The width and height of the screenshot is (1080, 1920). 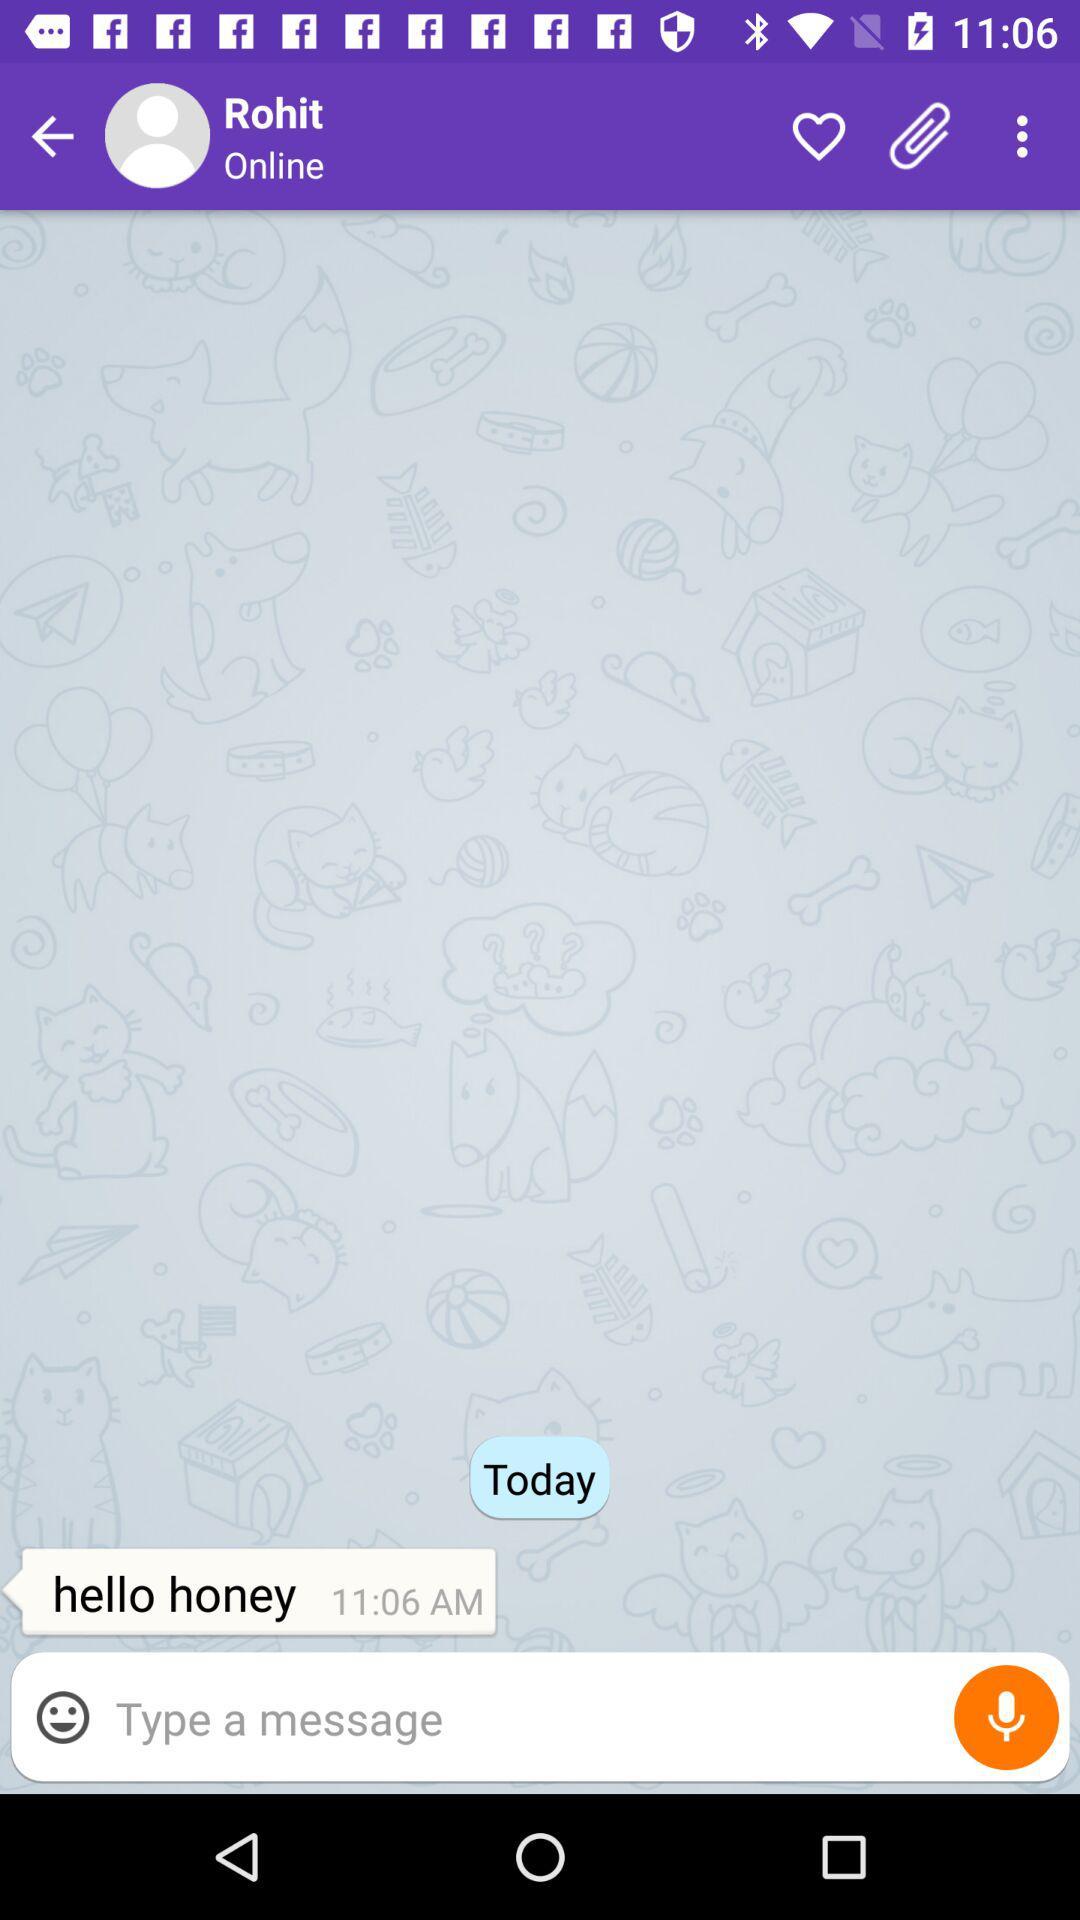 I want to click on the item above hello honey, so click(x=51, y=135).